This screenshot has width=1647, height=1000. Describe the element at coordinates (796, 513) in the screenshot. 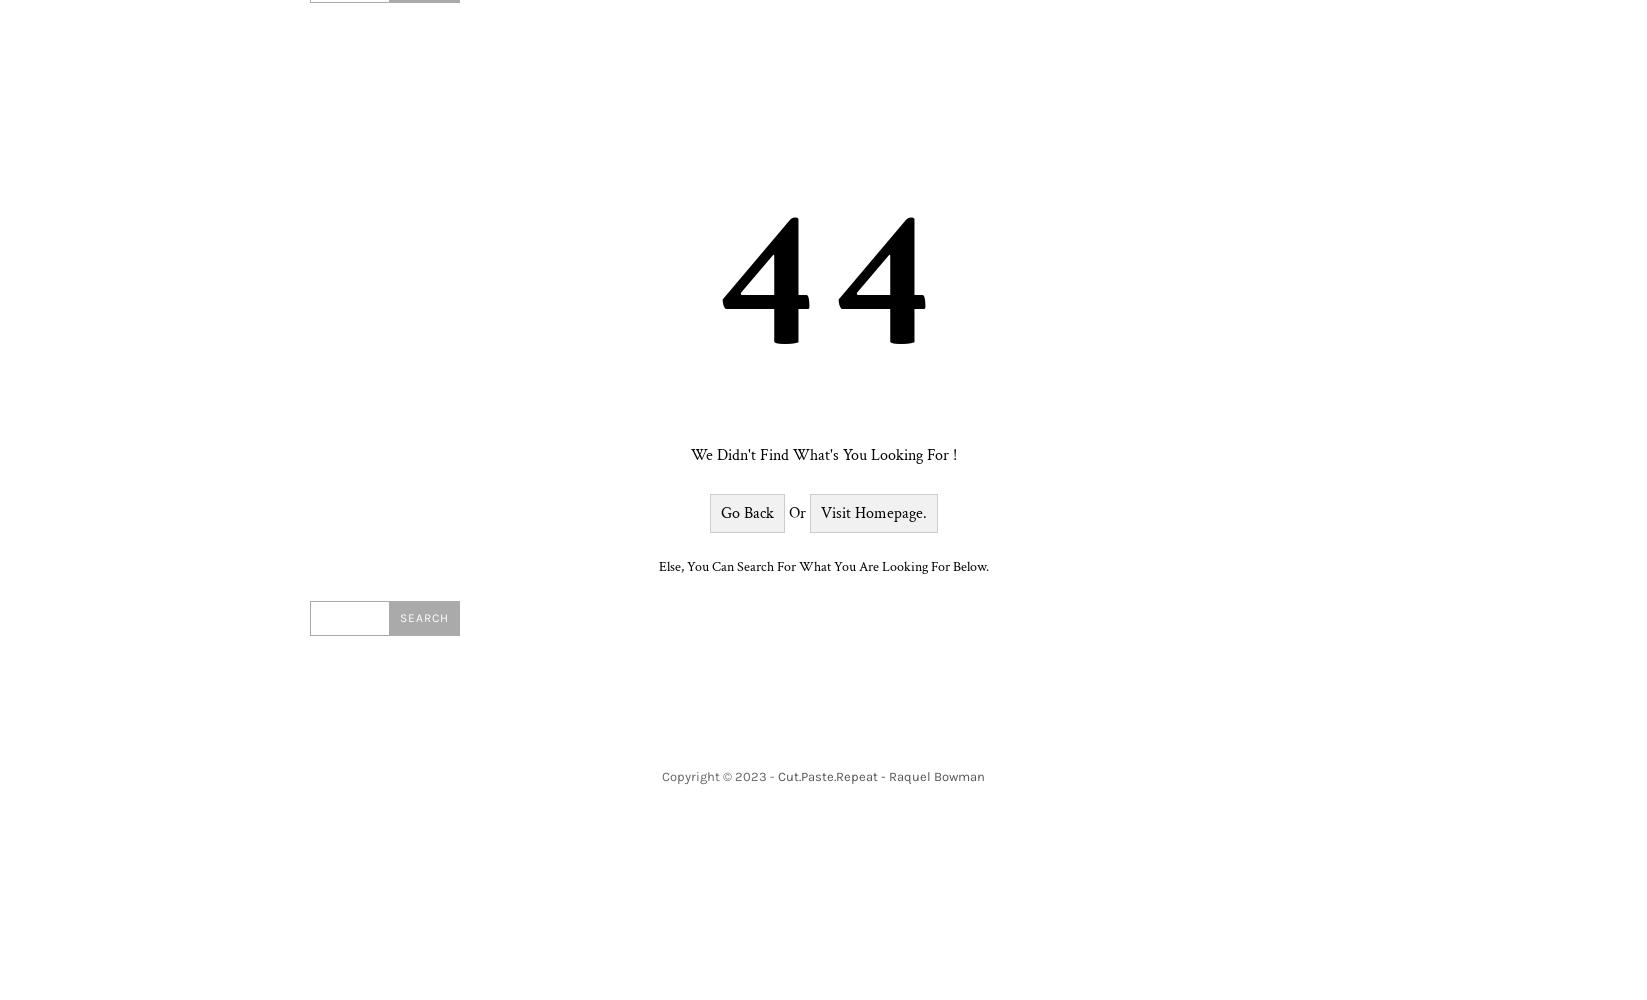

I see `'or'` at that location.